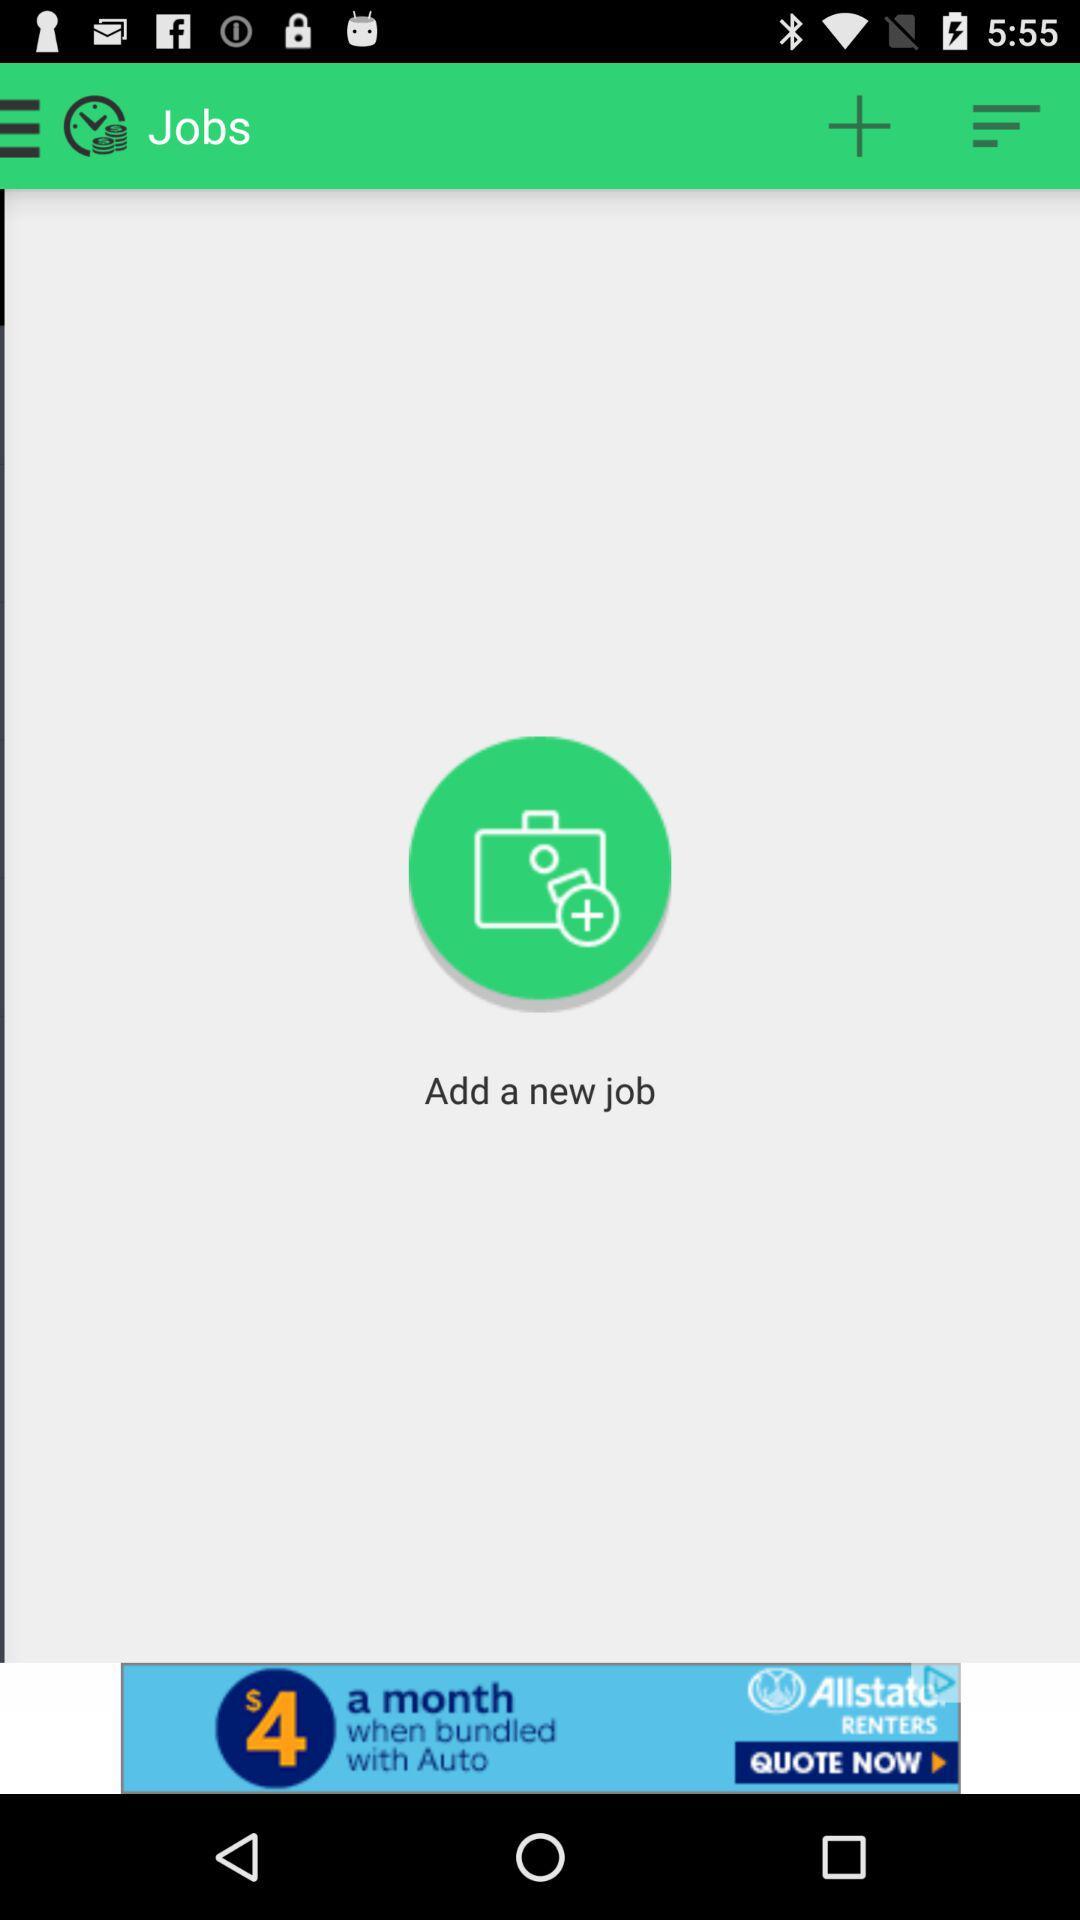  Describe the element at coordinates (1006, 124) in the screenshot. I see `open settings` at that location.